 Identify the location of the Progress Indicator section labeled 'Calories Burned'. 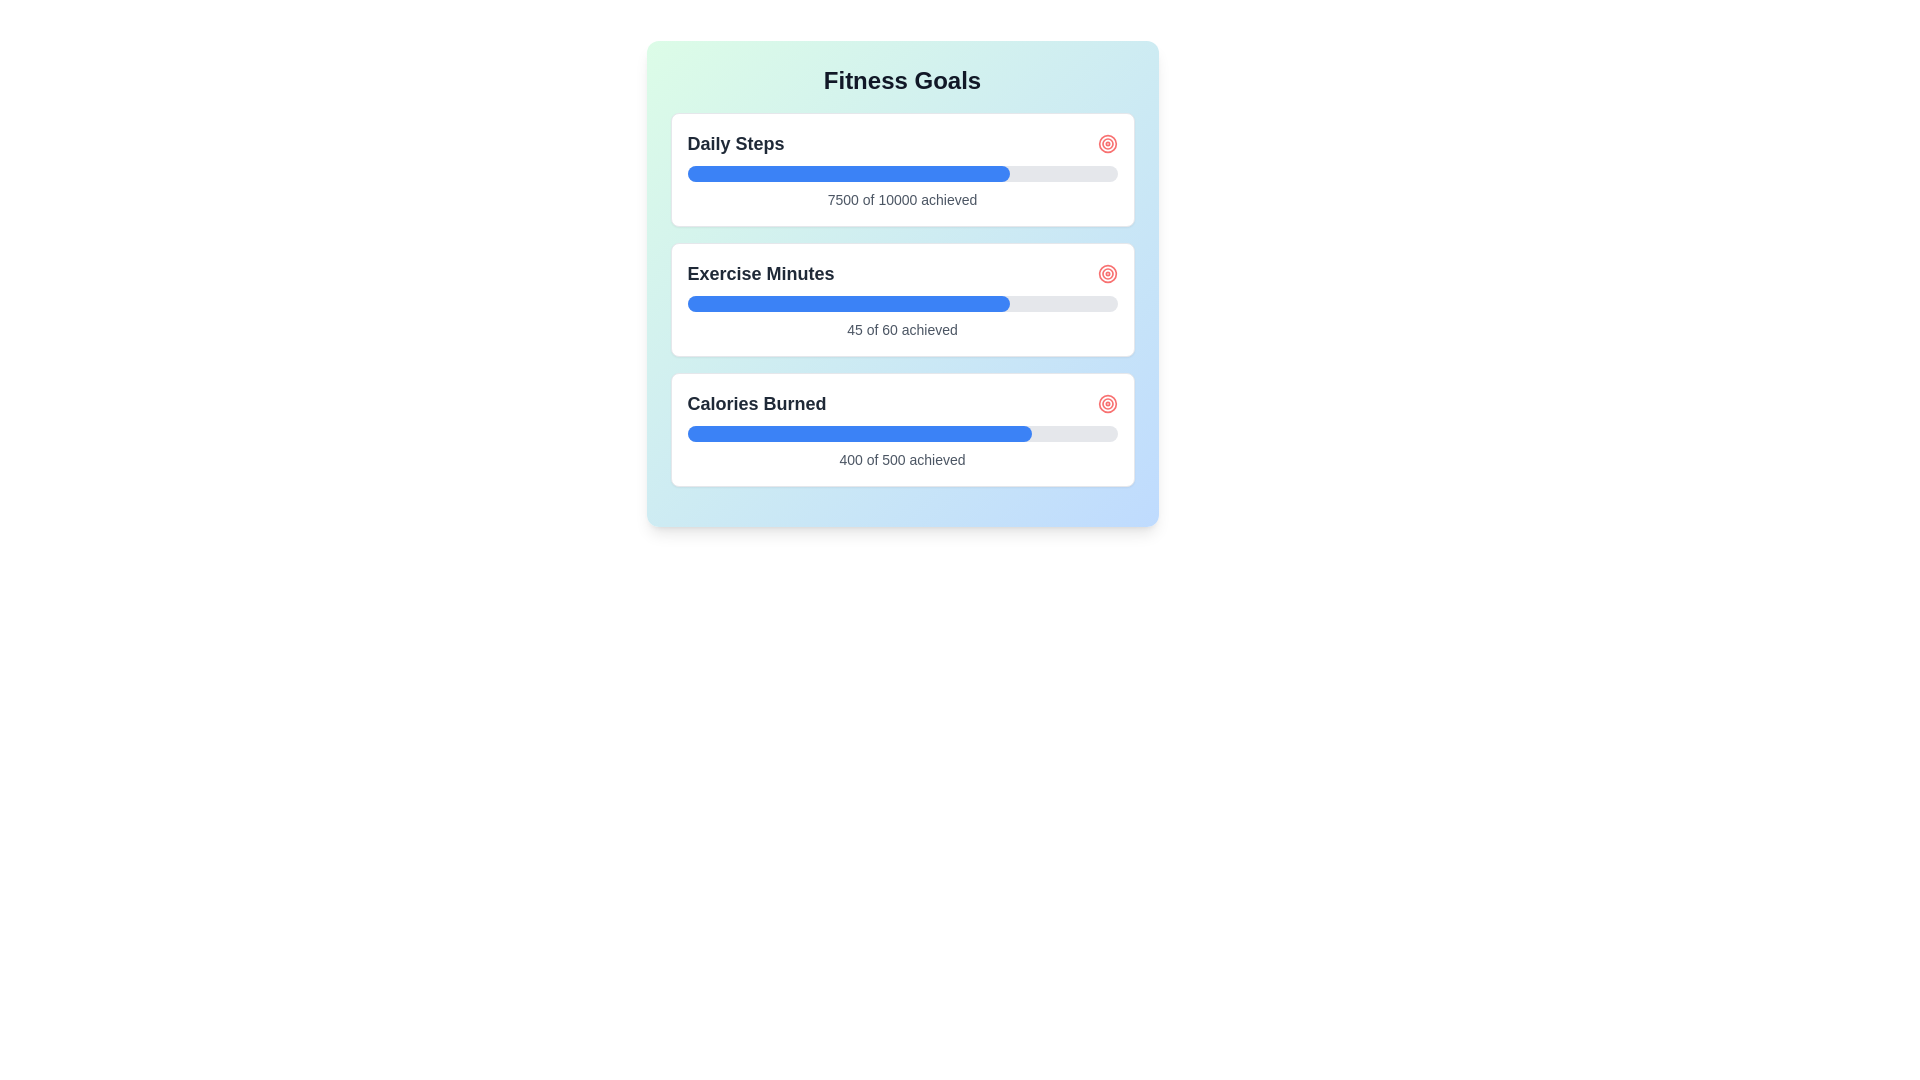
(901, 428).